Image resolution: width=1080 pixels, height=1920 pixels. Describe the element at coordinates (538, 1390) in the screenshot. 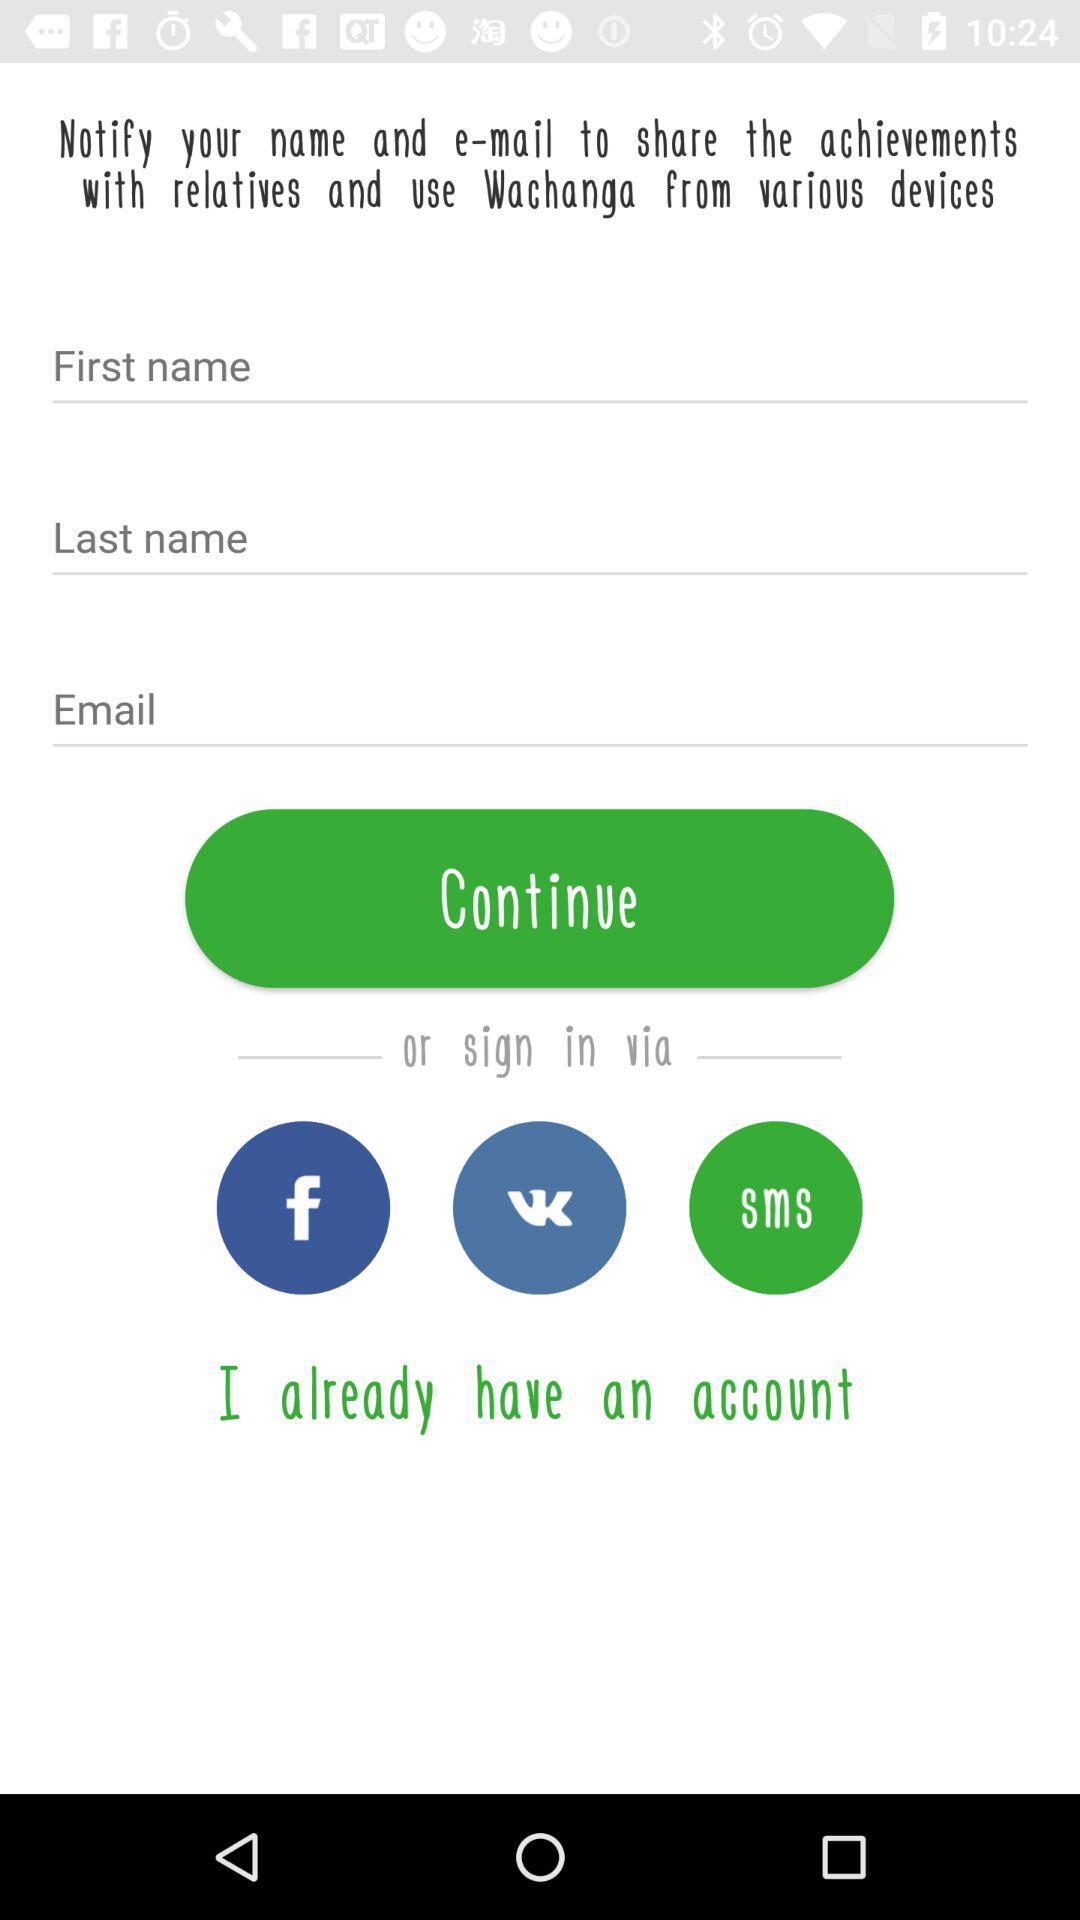

I see `the i already have` at that location.